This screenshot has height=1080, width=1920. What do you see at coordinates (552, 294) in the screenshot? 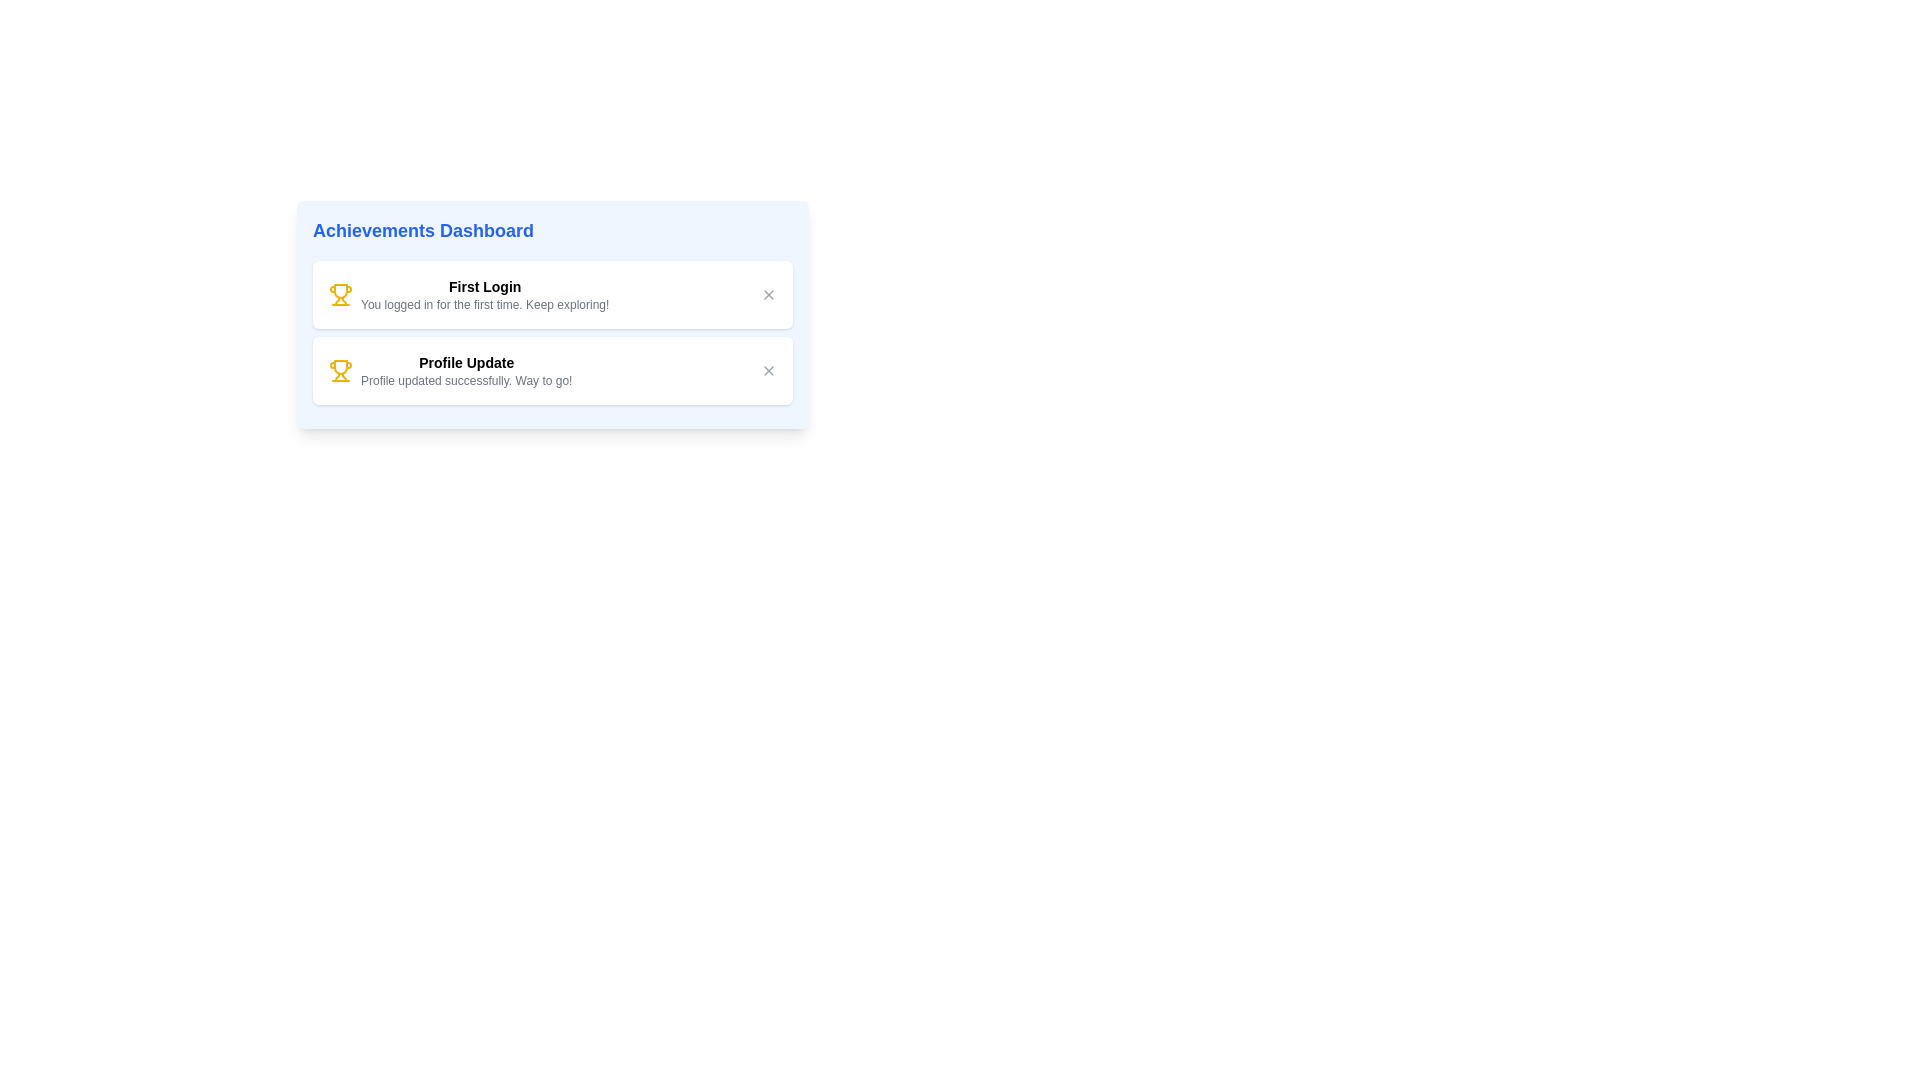
I see `the Notification card that notifies the user of their first login achievement, located in the Achievements Dashboard section` at bounding box center [552, 294].